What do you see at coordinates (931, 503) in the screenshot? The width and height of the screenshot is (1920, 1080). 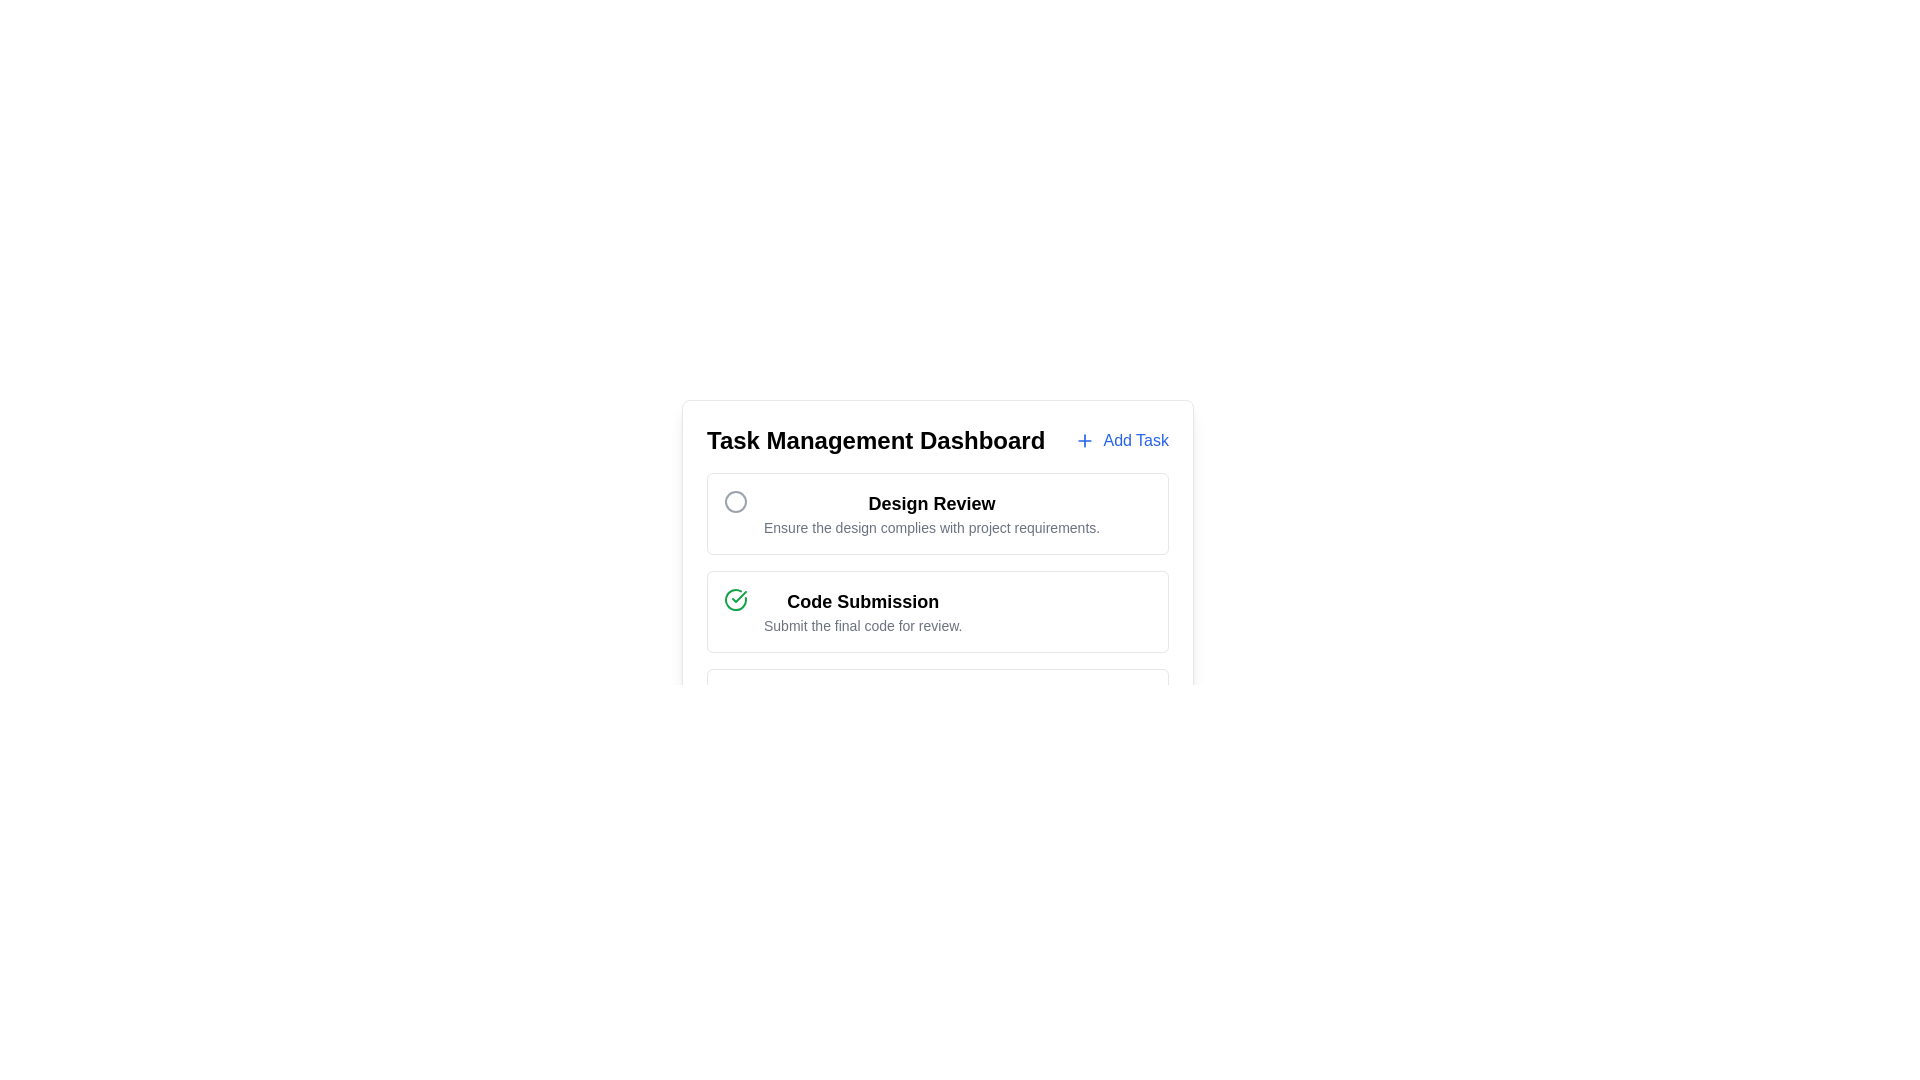 I see `text from the bold, large-sized header labeled 'Design Review' positioned at the top of the task description block in the Task Management Dashboard` at bounding box center [931, 503].